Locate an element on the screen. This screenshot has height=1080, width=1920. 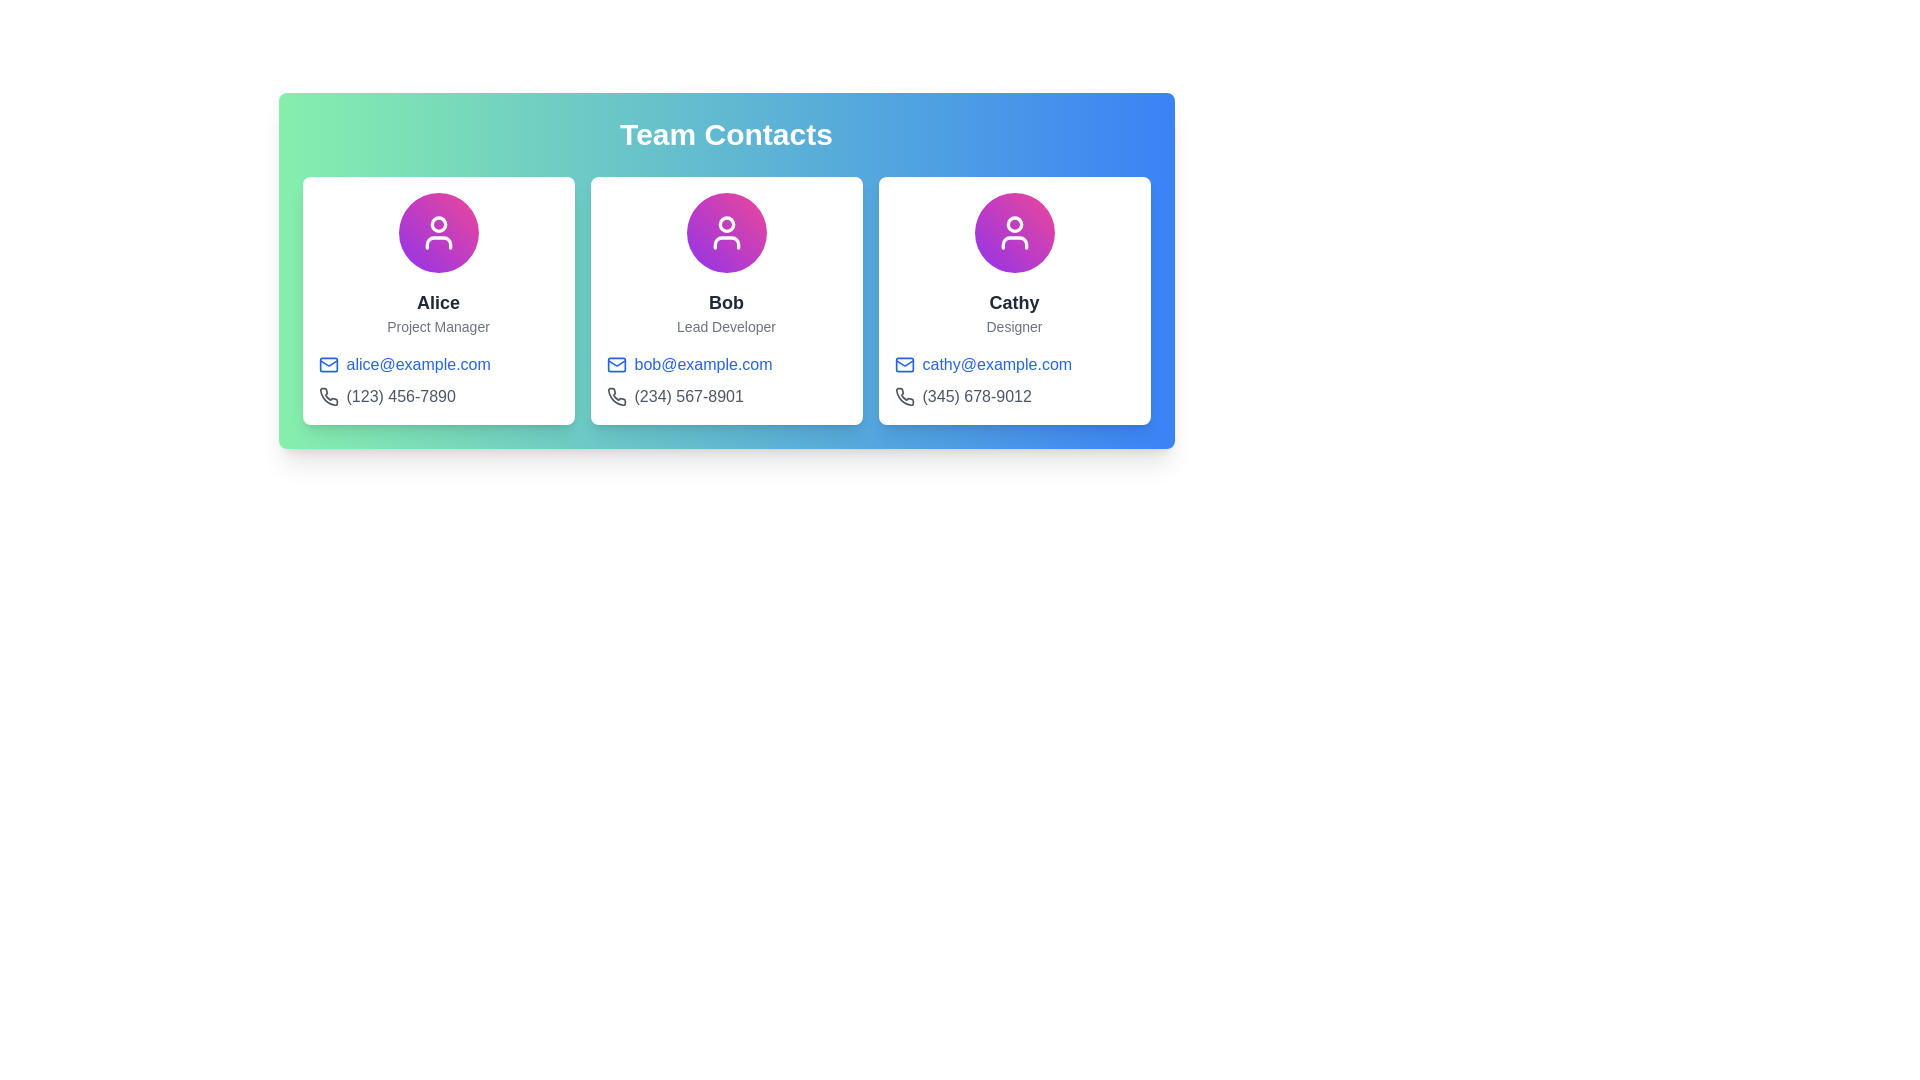
text displayed in the phone number label adjacent to the phone icon for the contact 'Alice', a 'Project Manager' is located at coordinates (400, 397).